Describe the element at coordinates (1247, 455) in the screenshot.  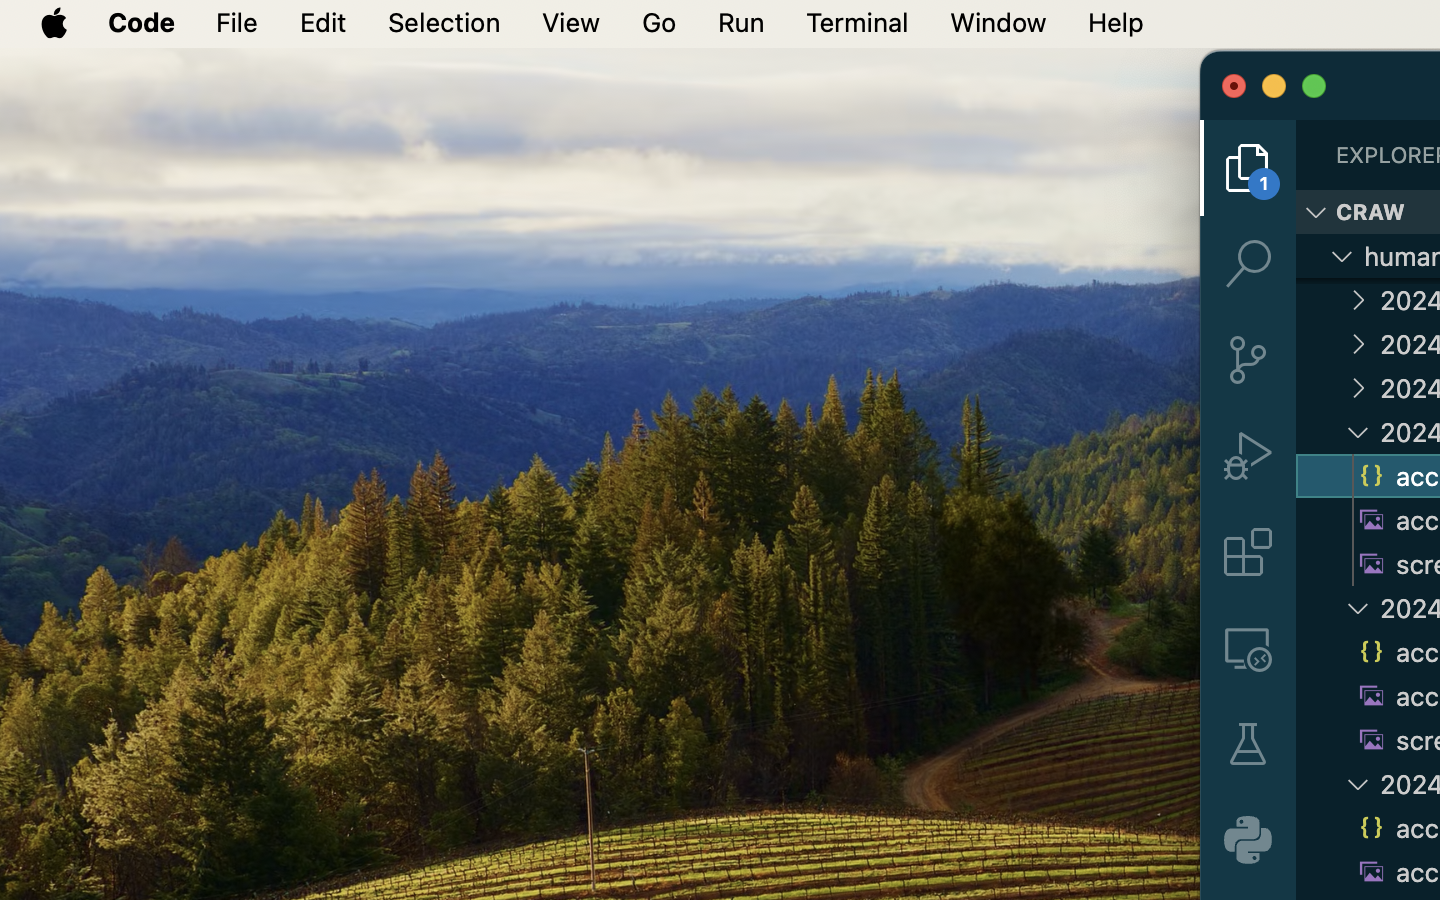
I see `''` at that location.